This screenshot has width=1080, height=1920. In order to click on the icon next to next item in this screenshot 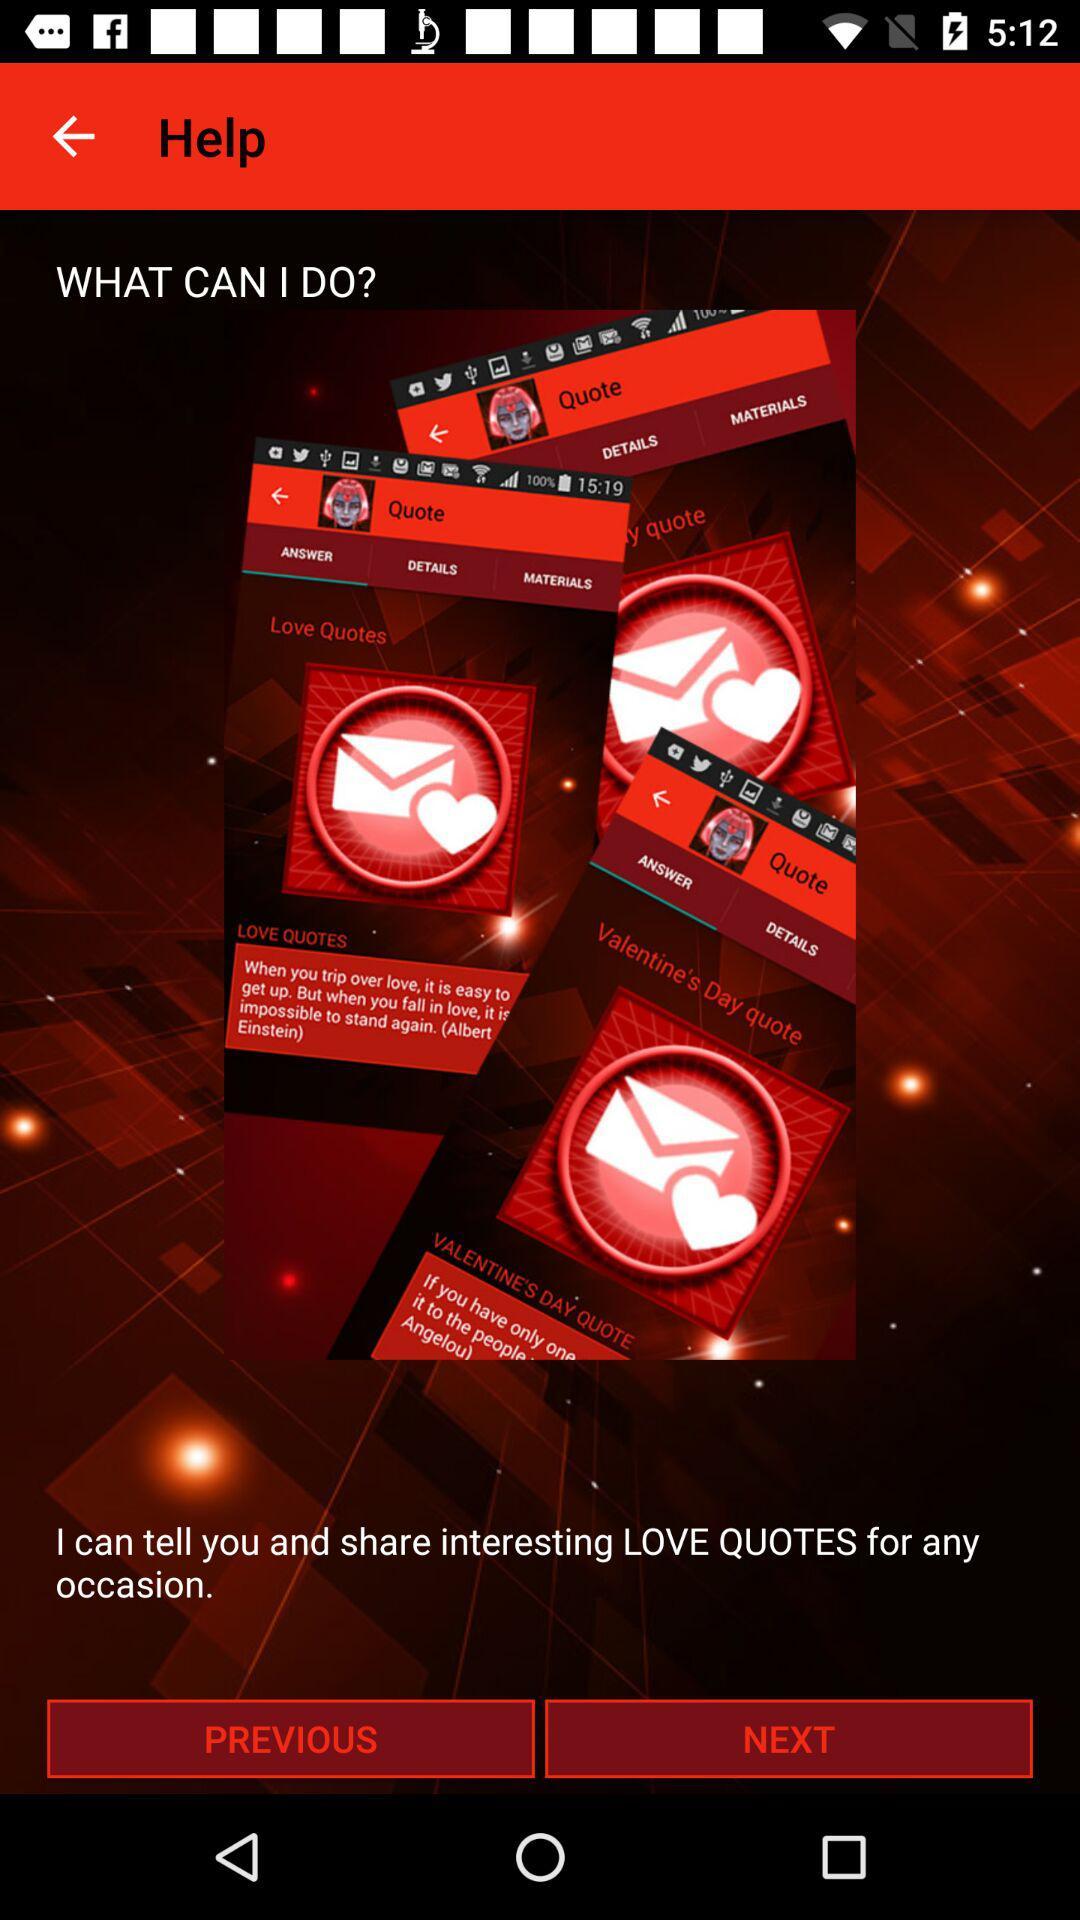, I will do `click(290, 1737)`.